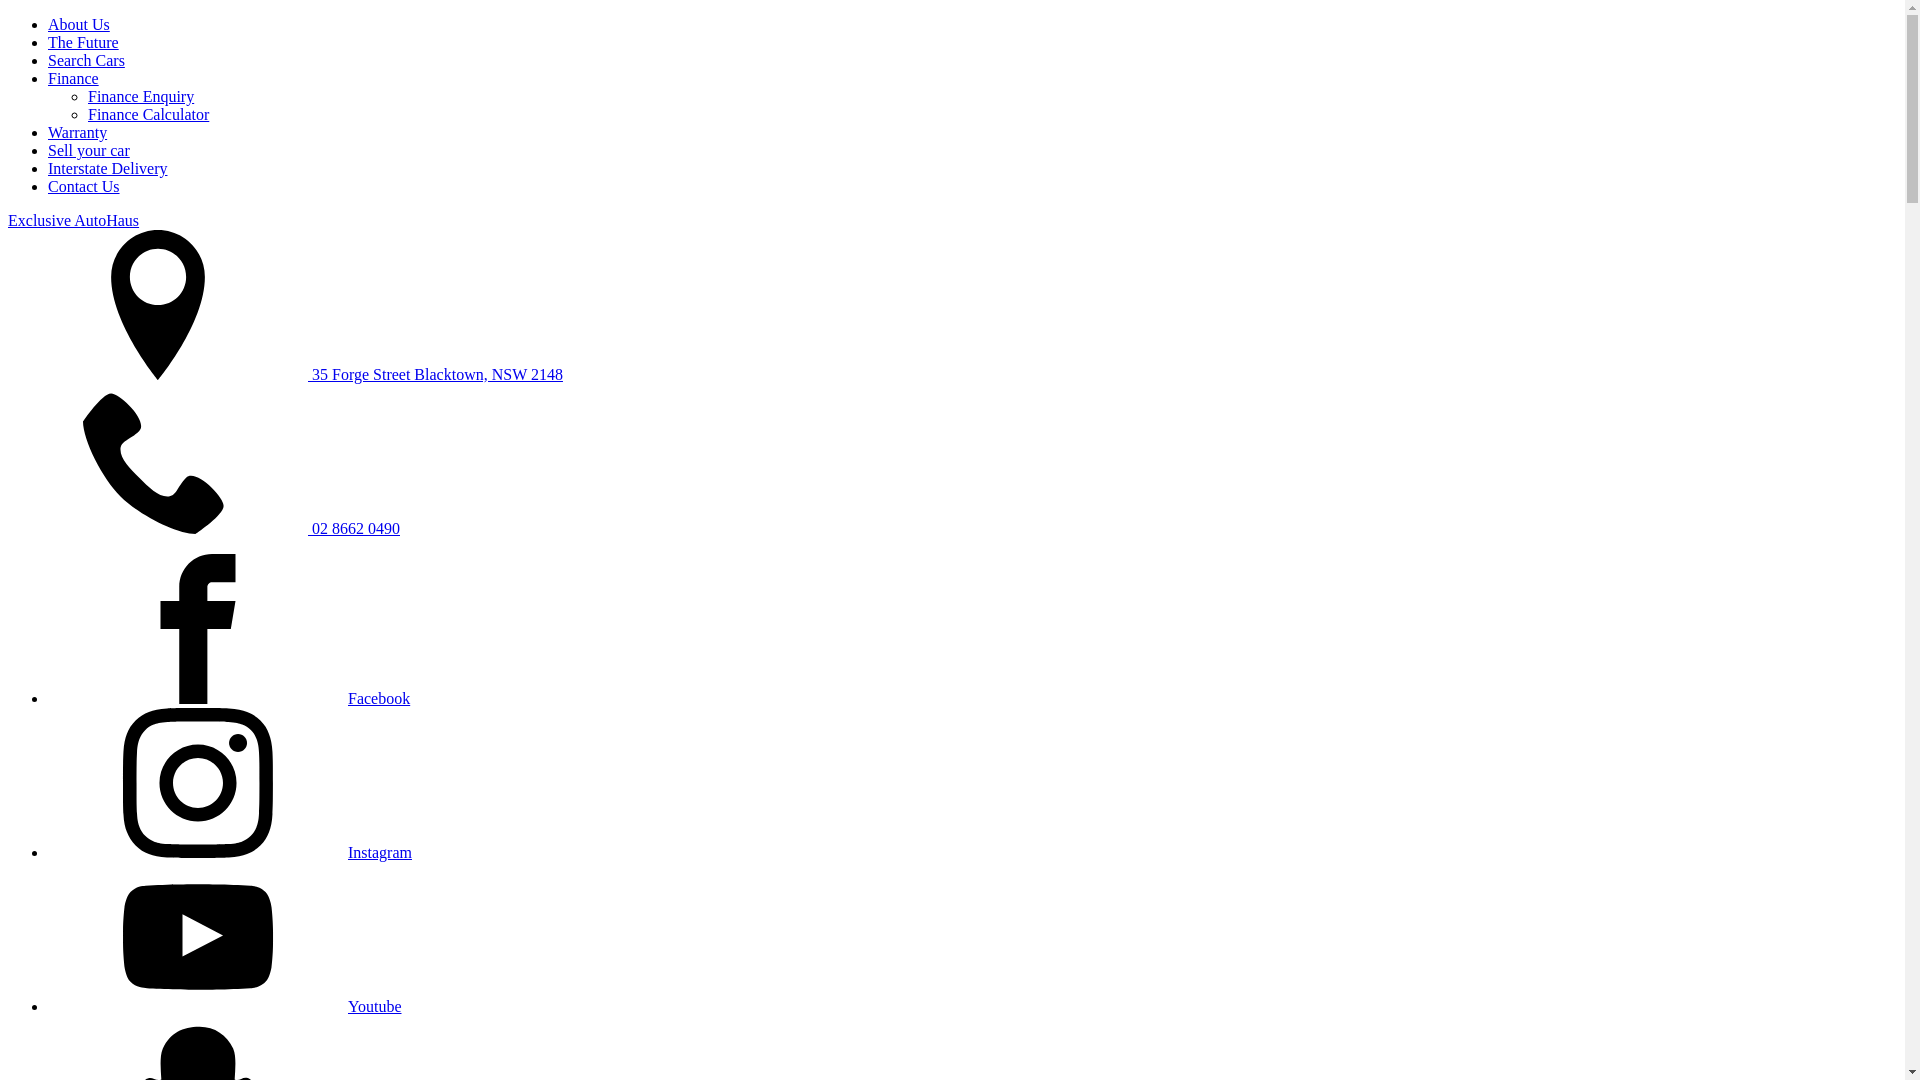 The height and width of the screenshot is (1080, 1920). Describe the element at coordinates (86, 114) in the screenshot. I see `'Finance Calculator'` at that location.